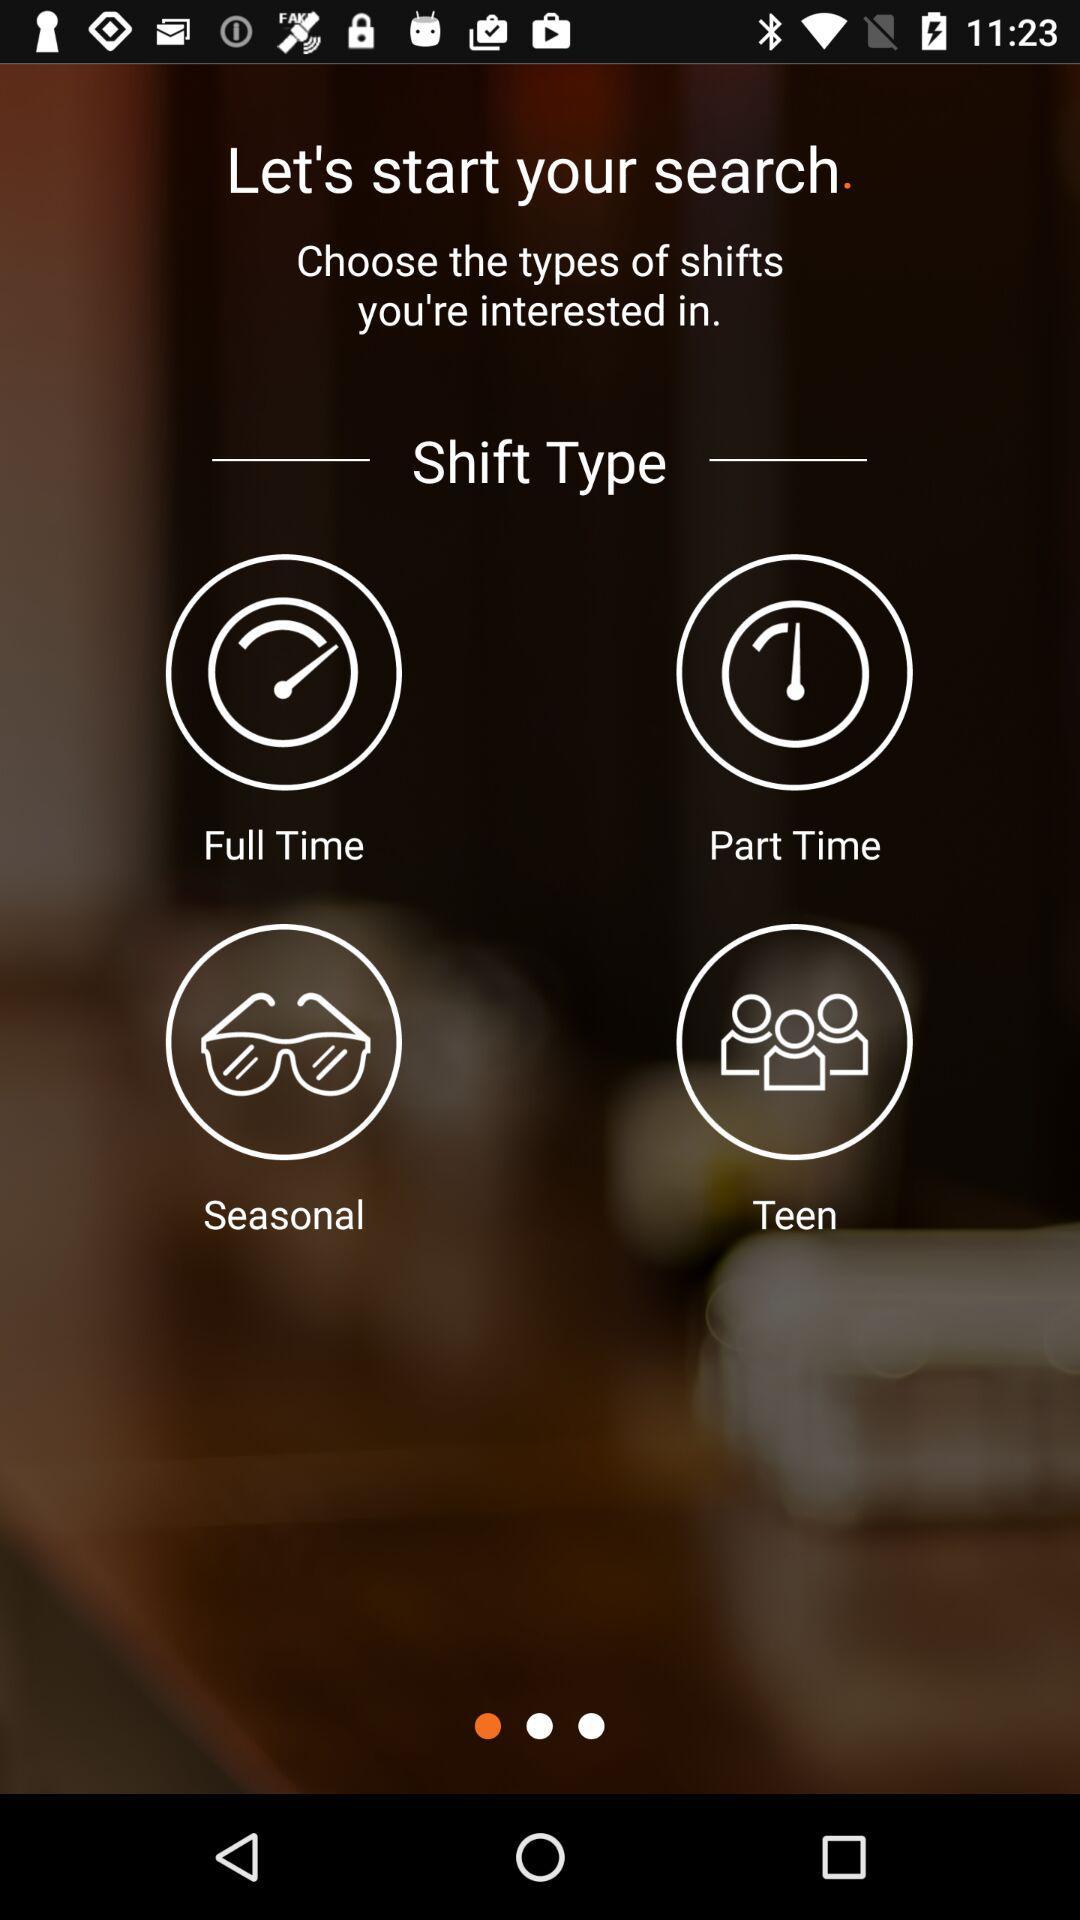  I want to click on last page, so click(590, 1725).